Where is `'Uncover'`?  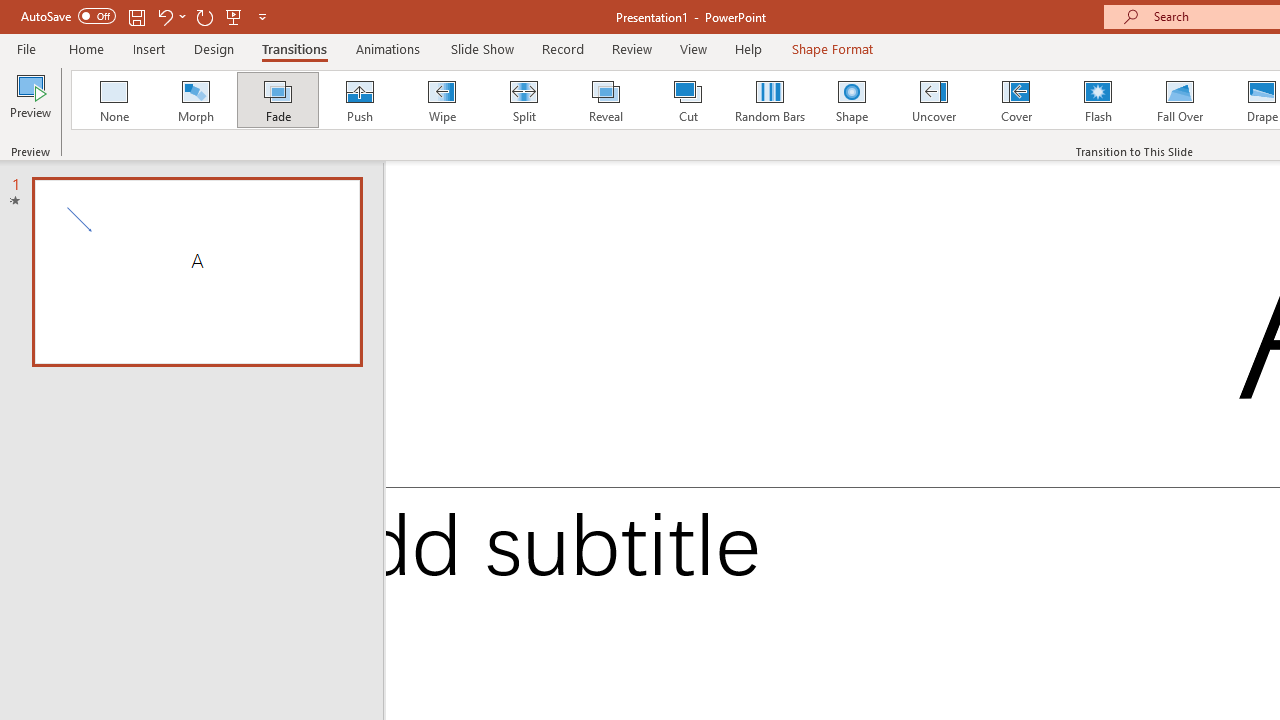 'Uncover' is located at coordinates (933, 100).